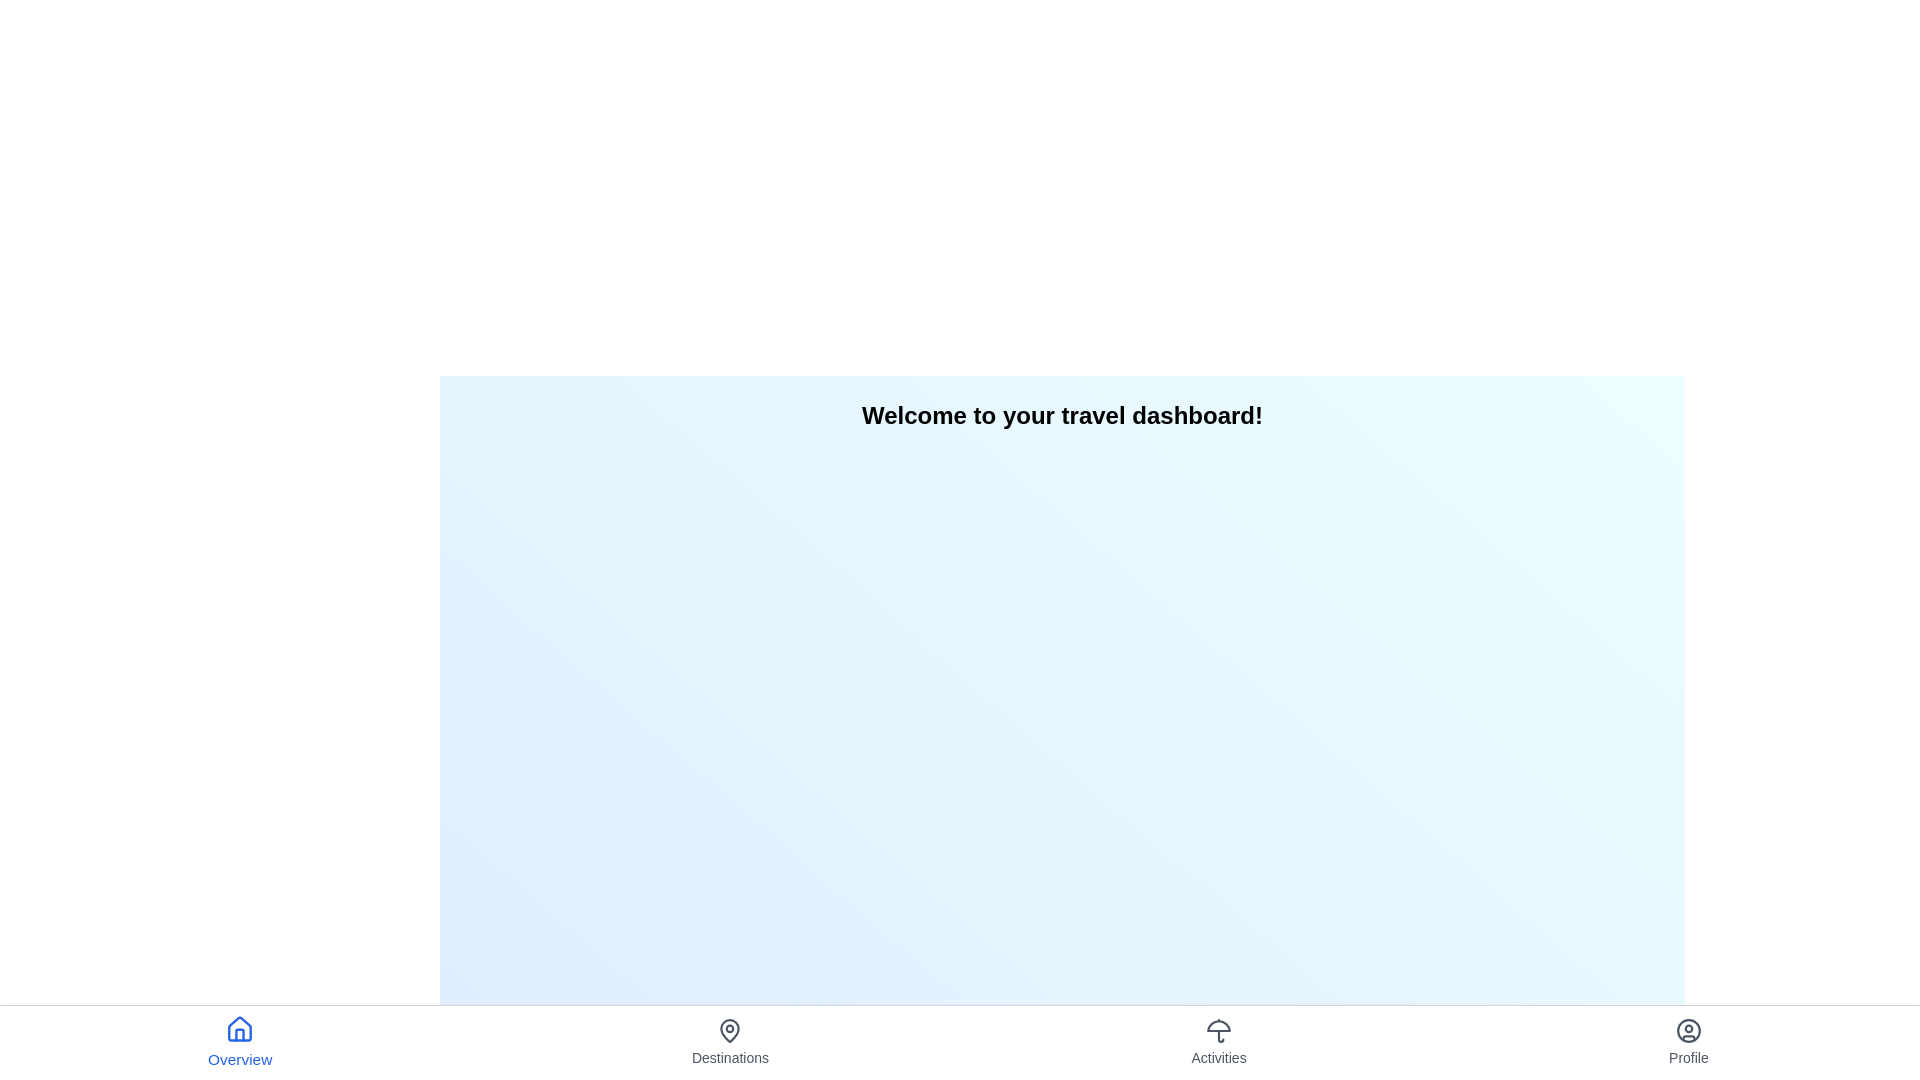 The image size is (1920, 1080). Describe the element at coordinates (729, 1030) in the screenshot. I see `the 'Destinations' icon located in the center of the bottom navigation bar` at that location.